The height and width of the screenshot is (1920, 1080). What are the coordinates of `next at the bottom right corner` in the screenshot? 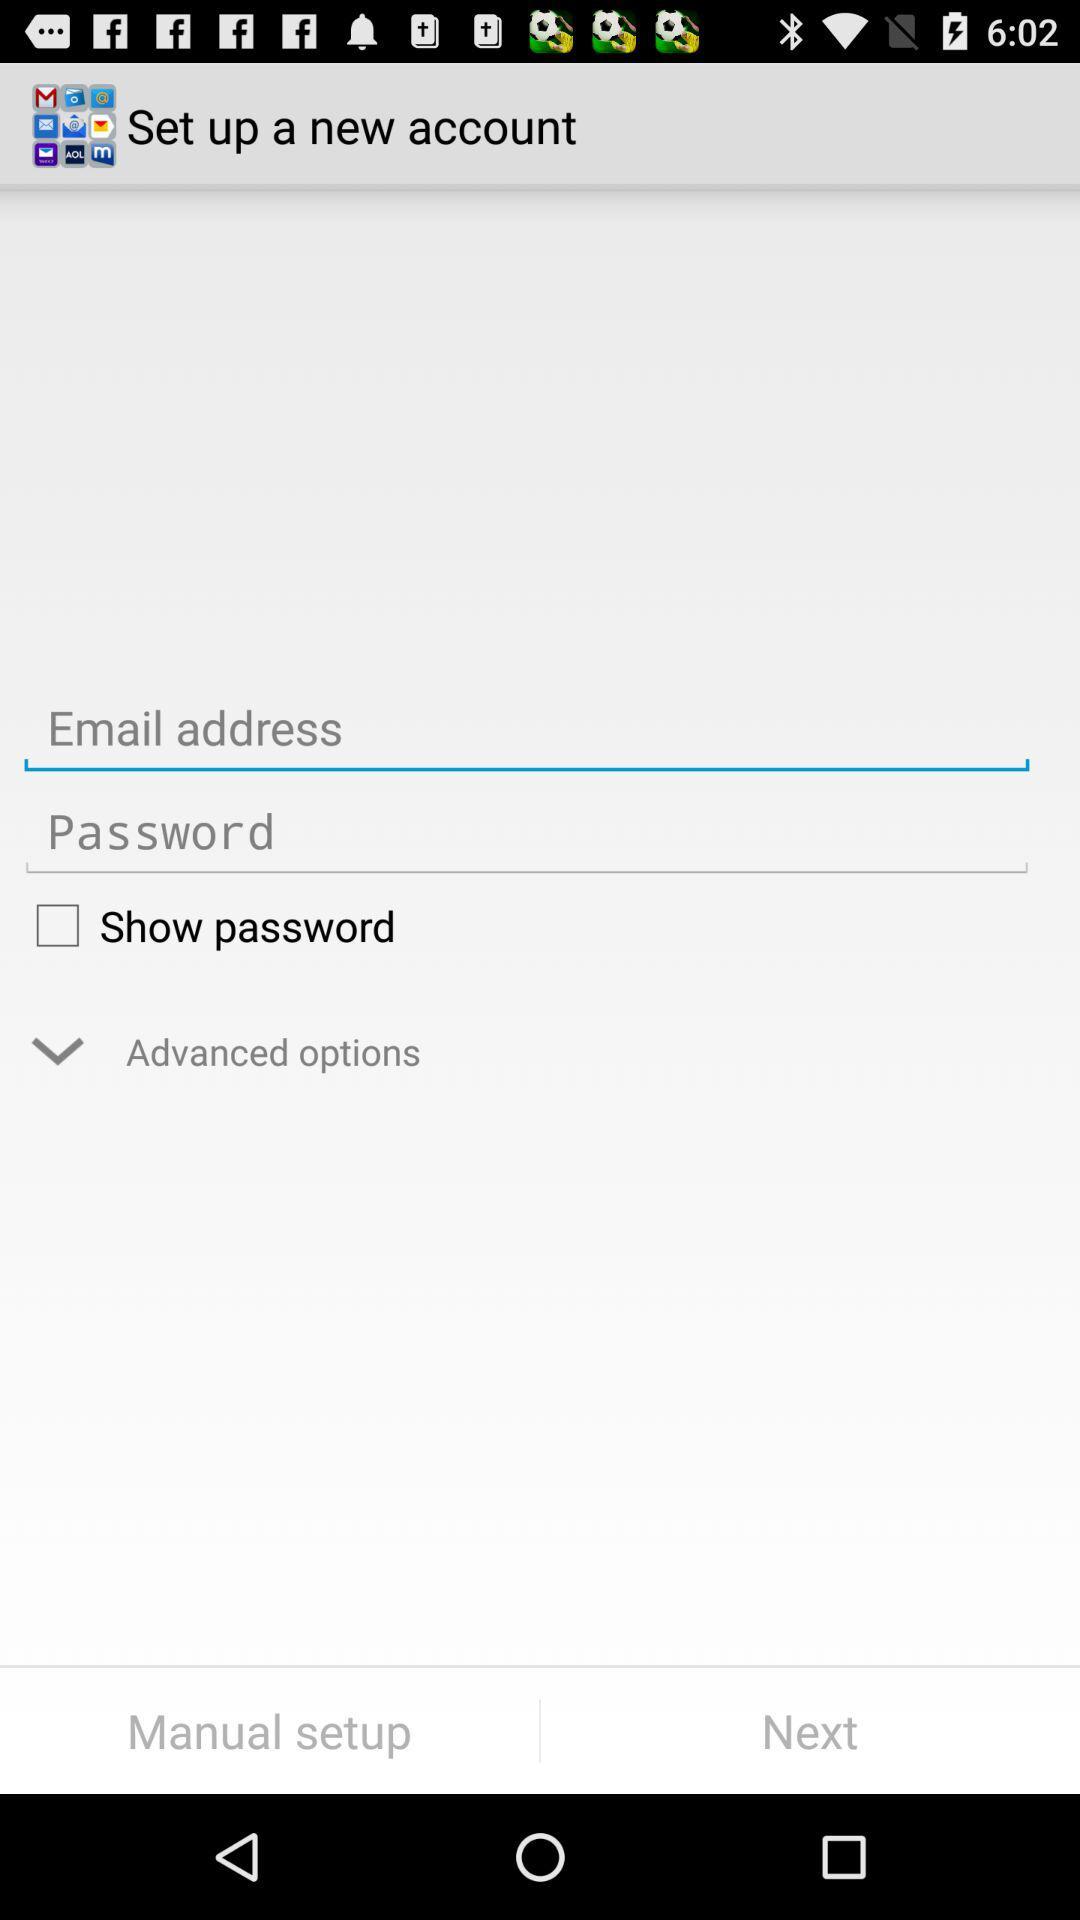 It's located at (810, 1730).